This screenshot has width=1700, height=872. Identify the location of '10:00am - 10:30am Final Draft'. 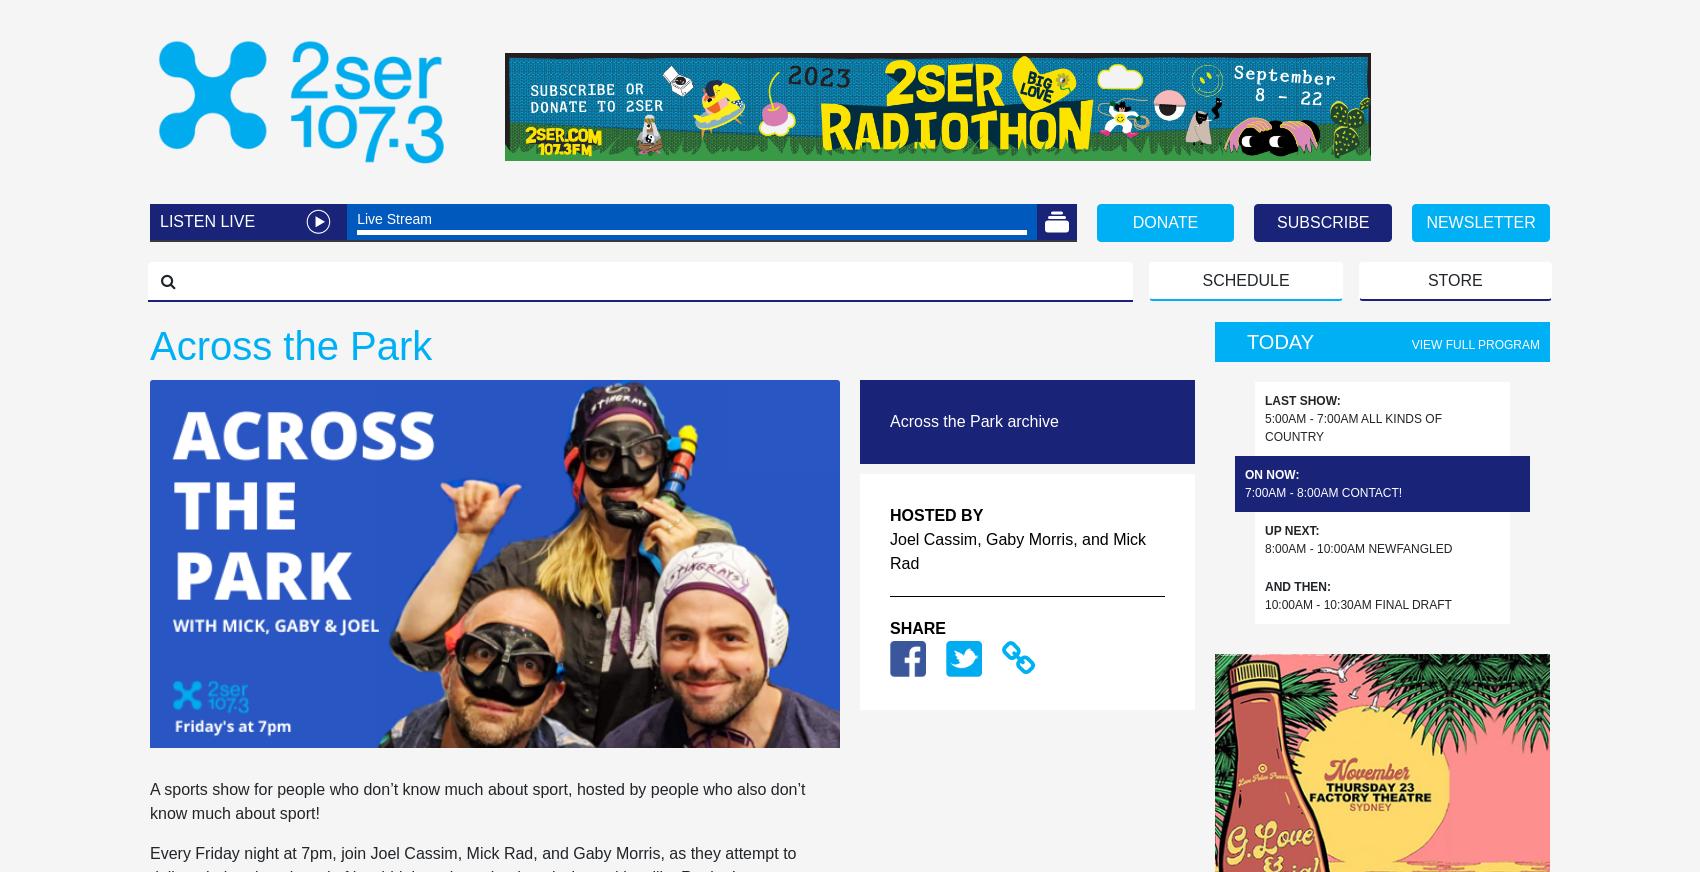
(1357, 604).